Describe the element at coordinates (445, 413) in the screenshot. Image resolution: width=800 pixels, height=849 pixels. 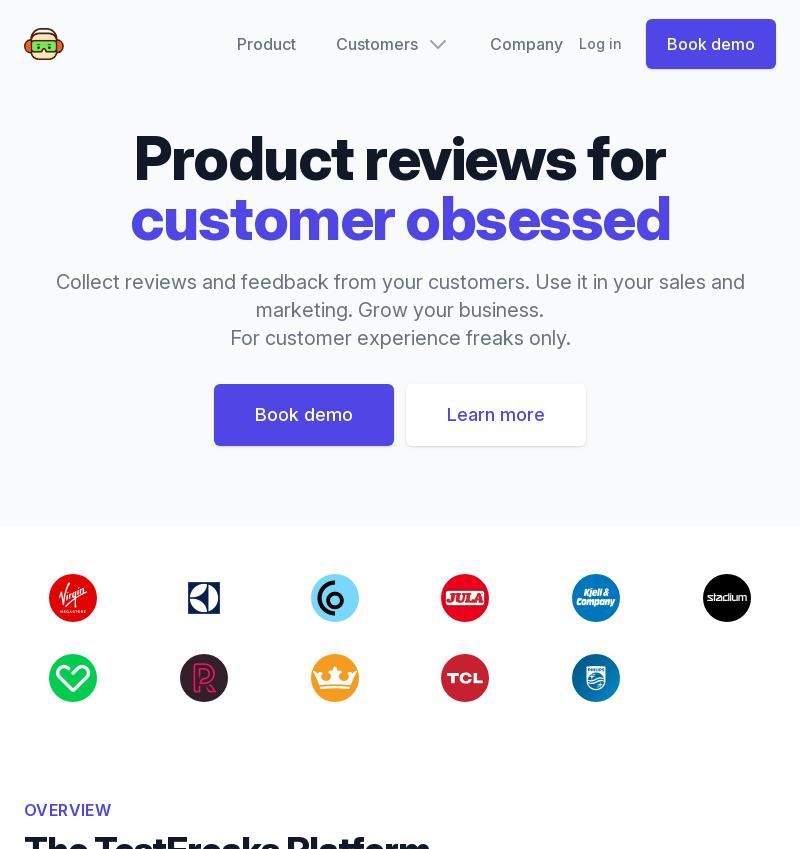
I see `'Learn more'` at that location.